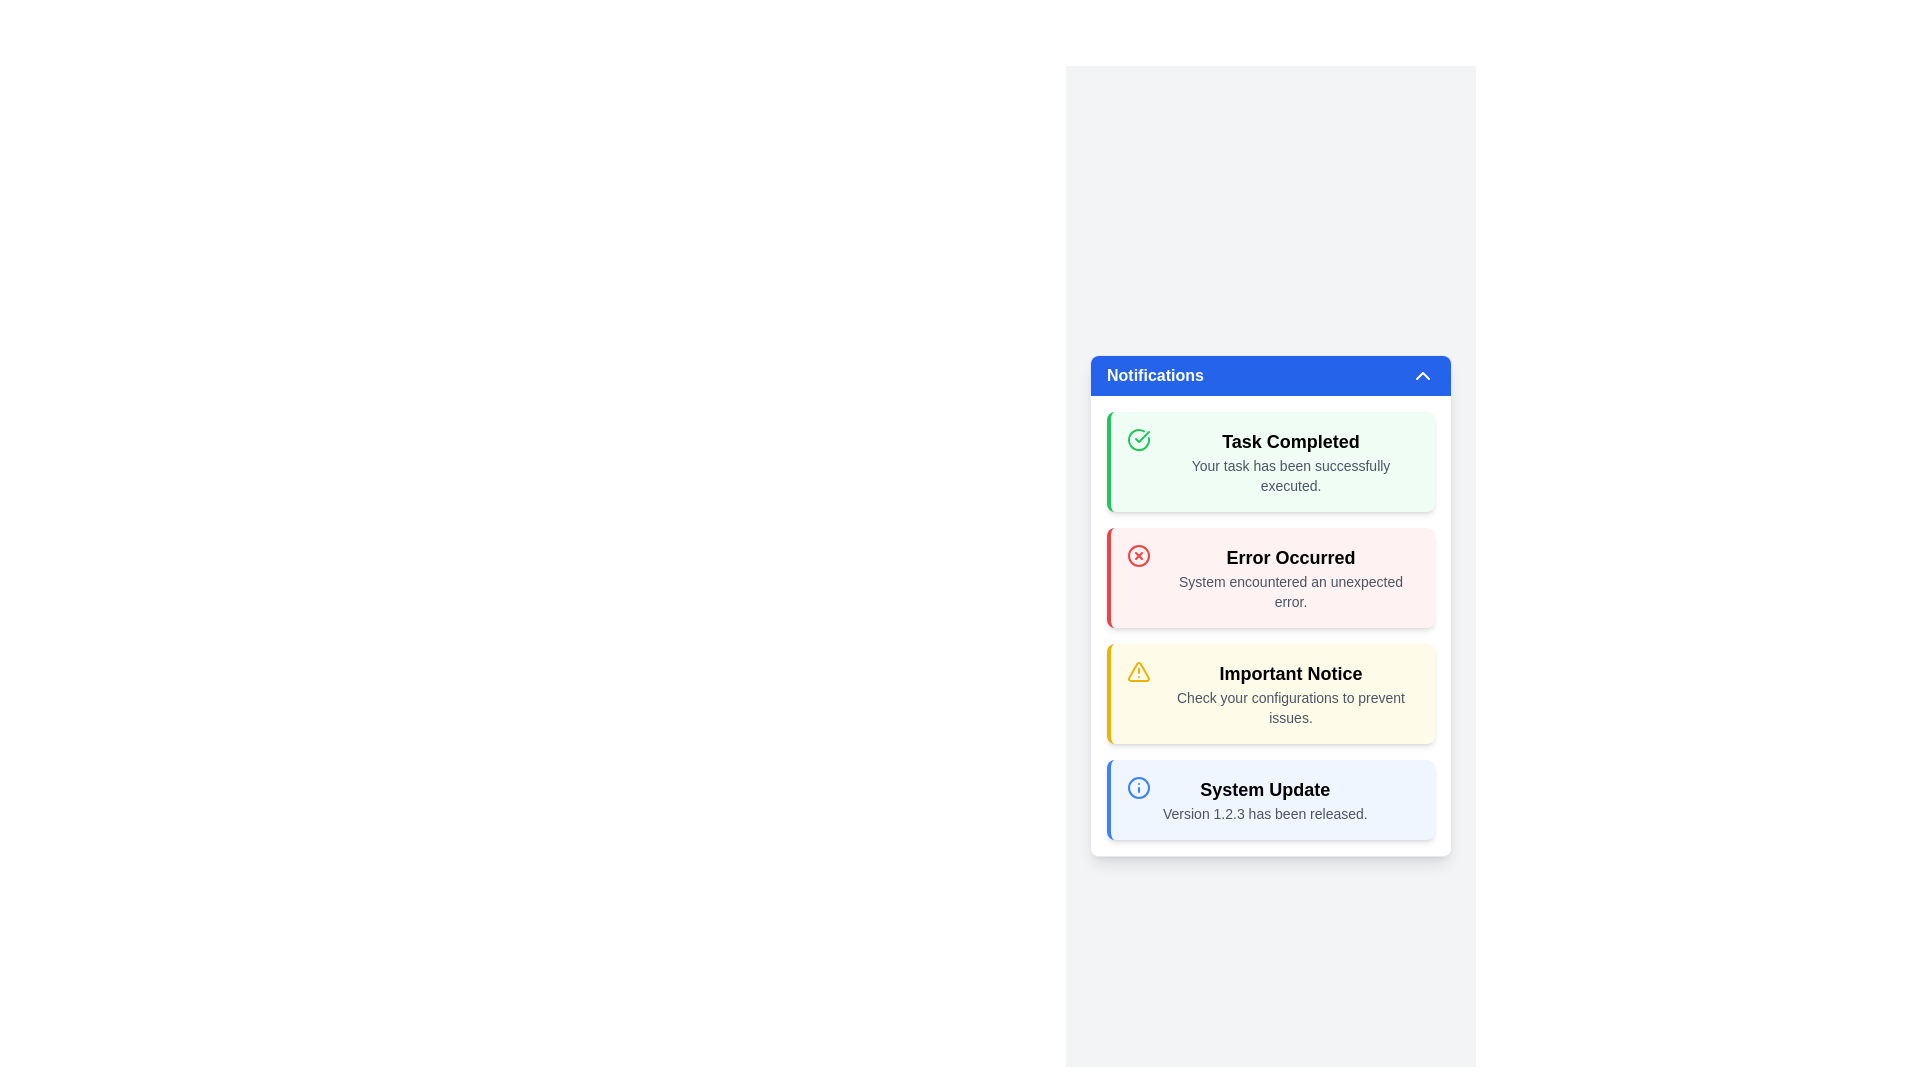  I want to click on the text label reading 'Task Completed', so click(1291, 441).